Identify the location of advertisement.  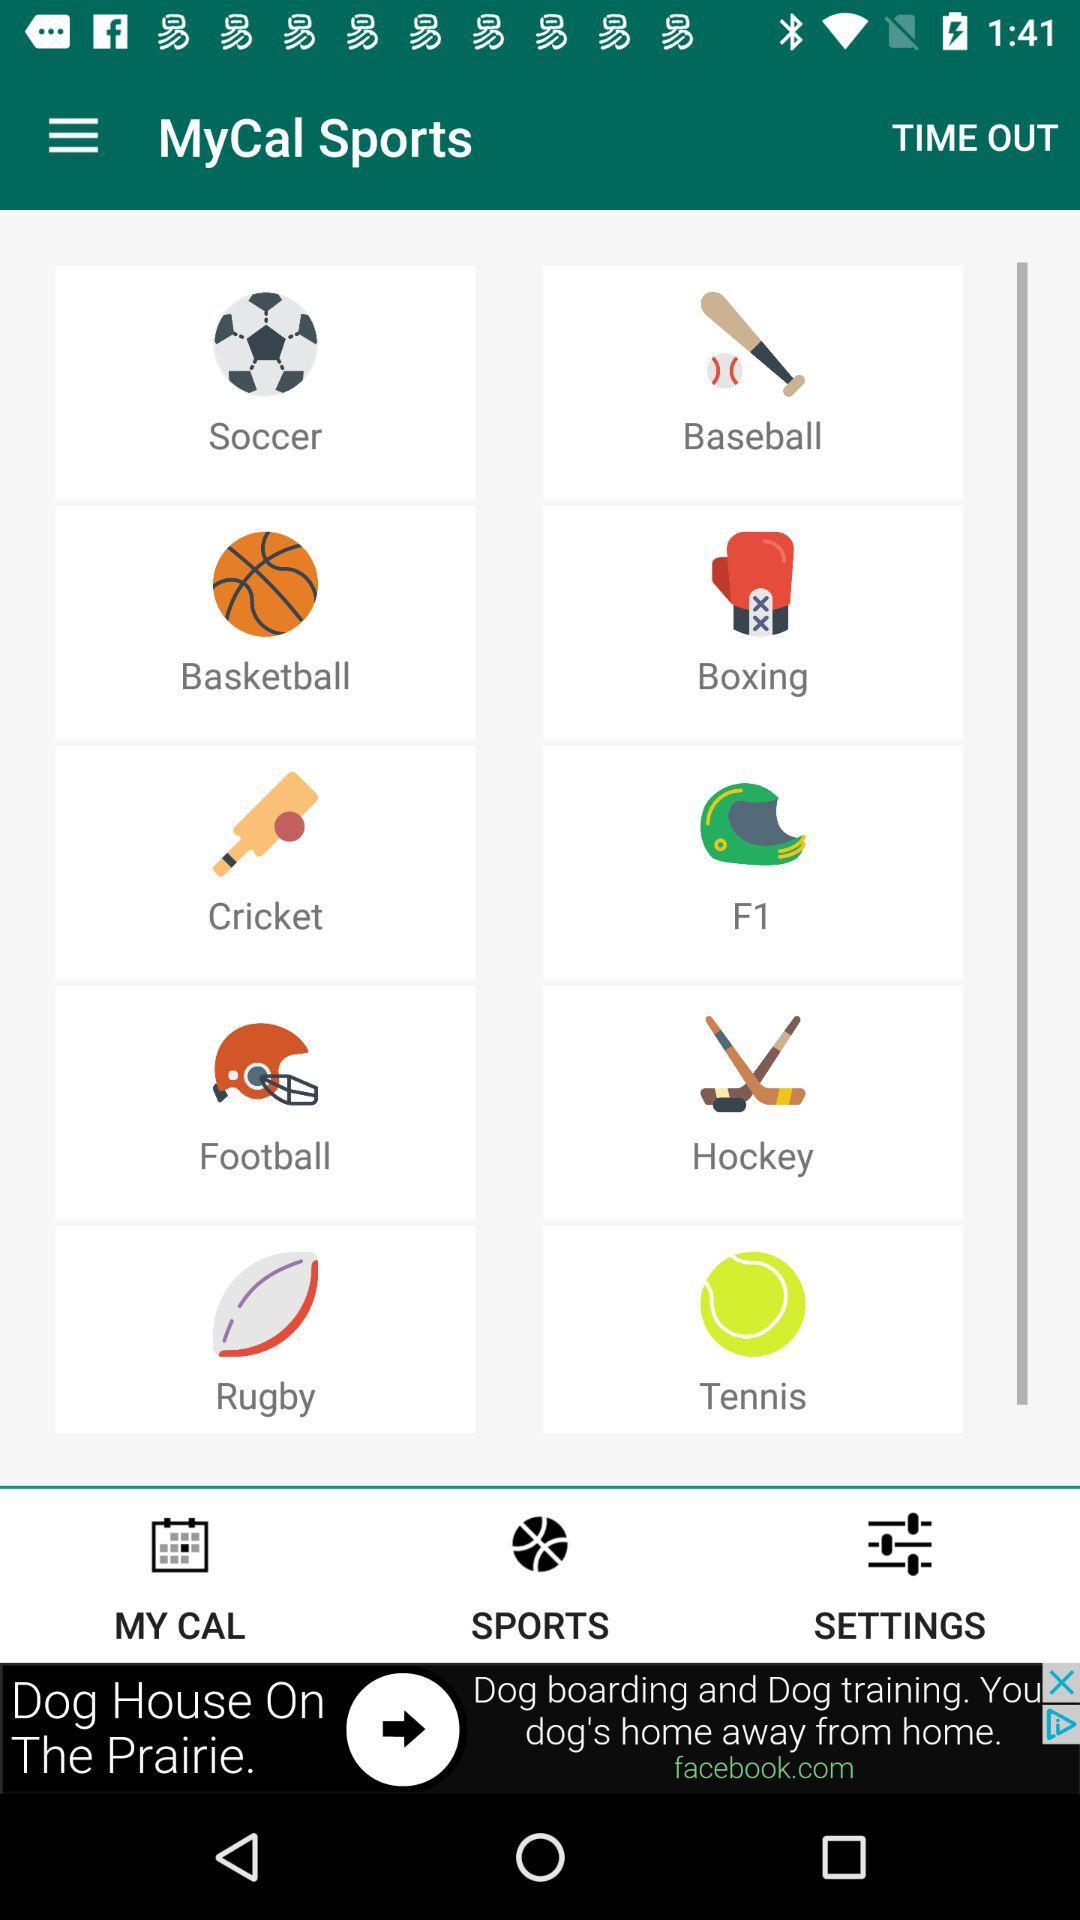
(540, 1727).